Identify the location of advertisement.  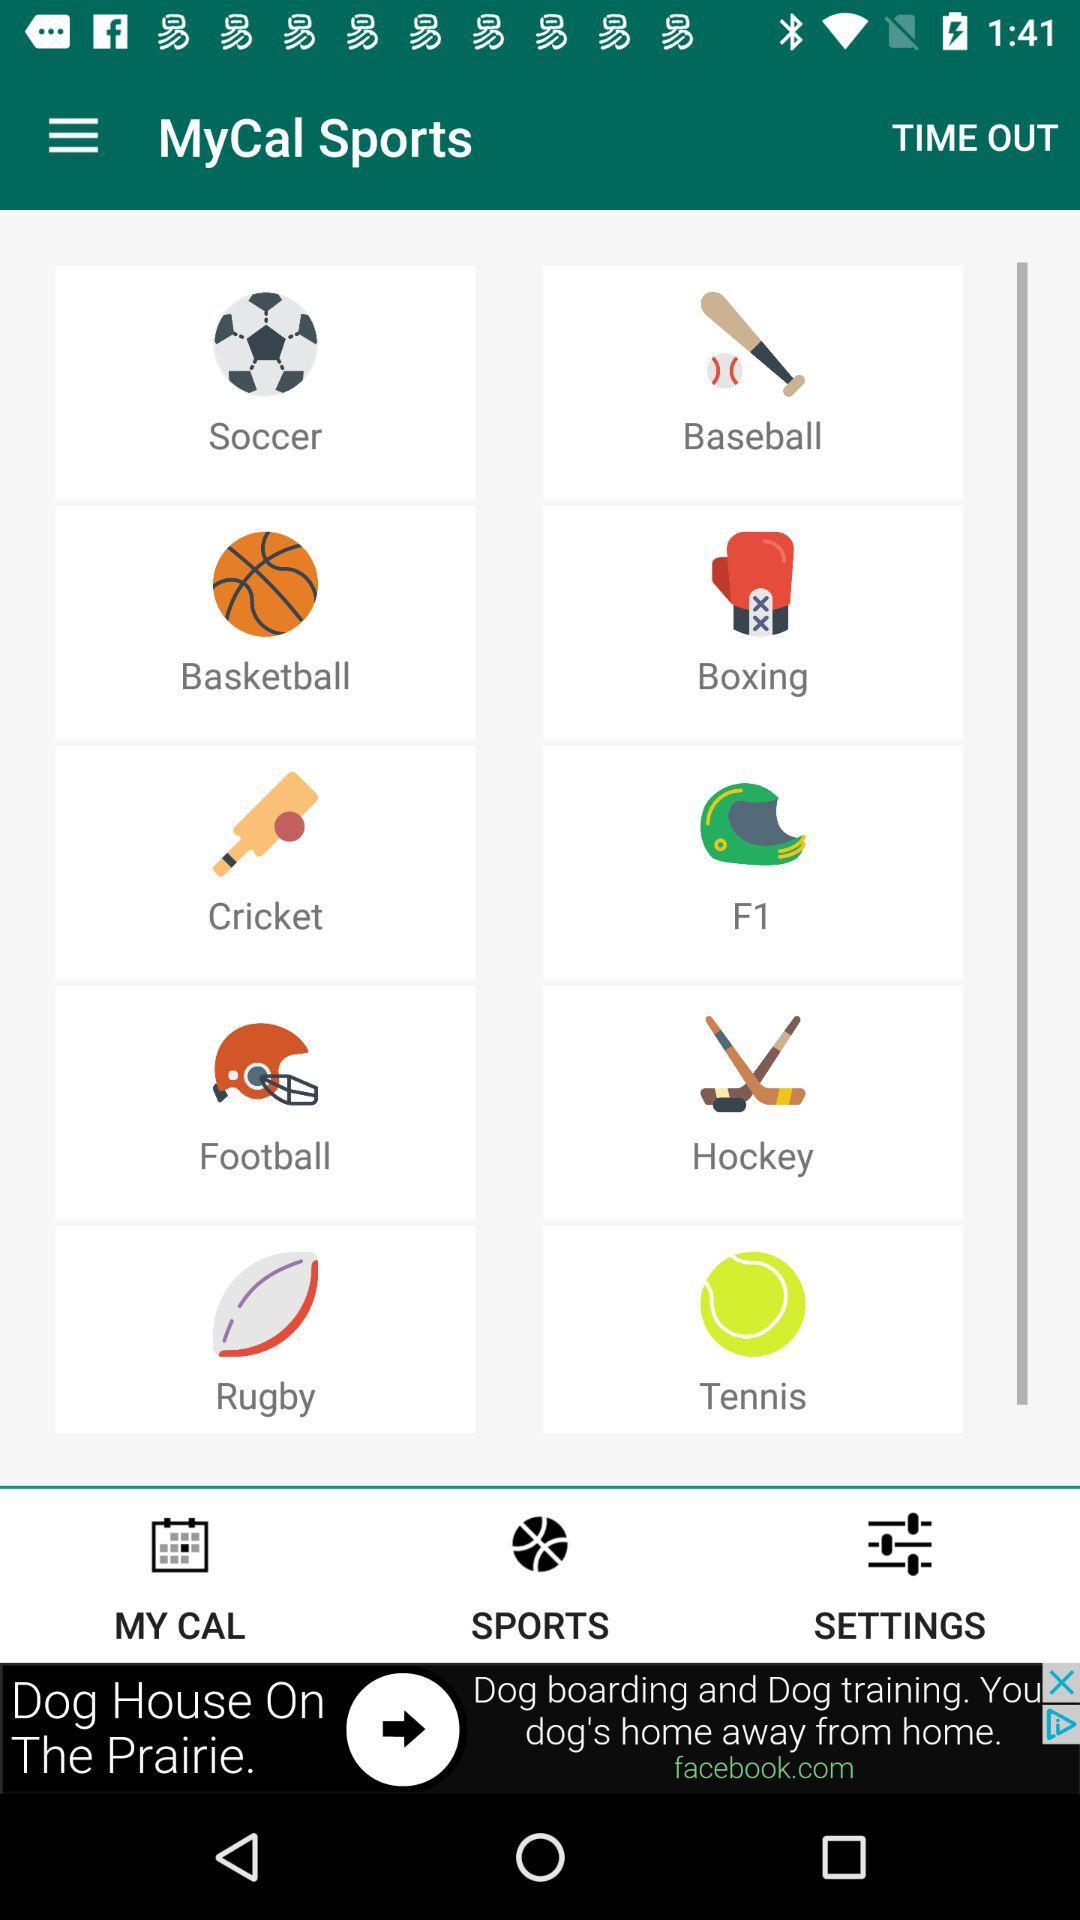
(540, 1727).